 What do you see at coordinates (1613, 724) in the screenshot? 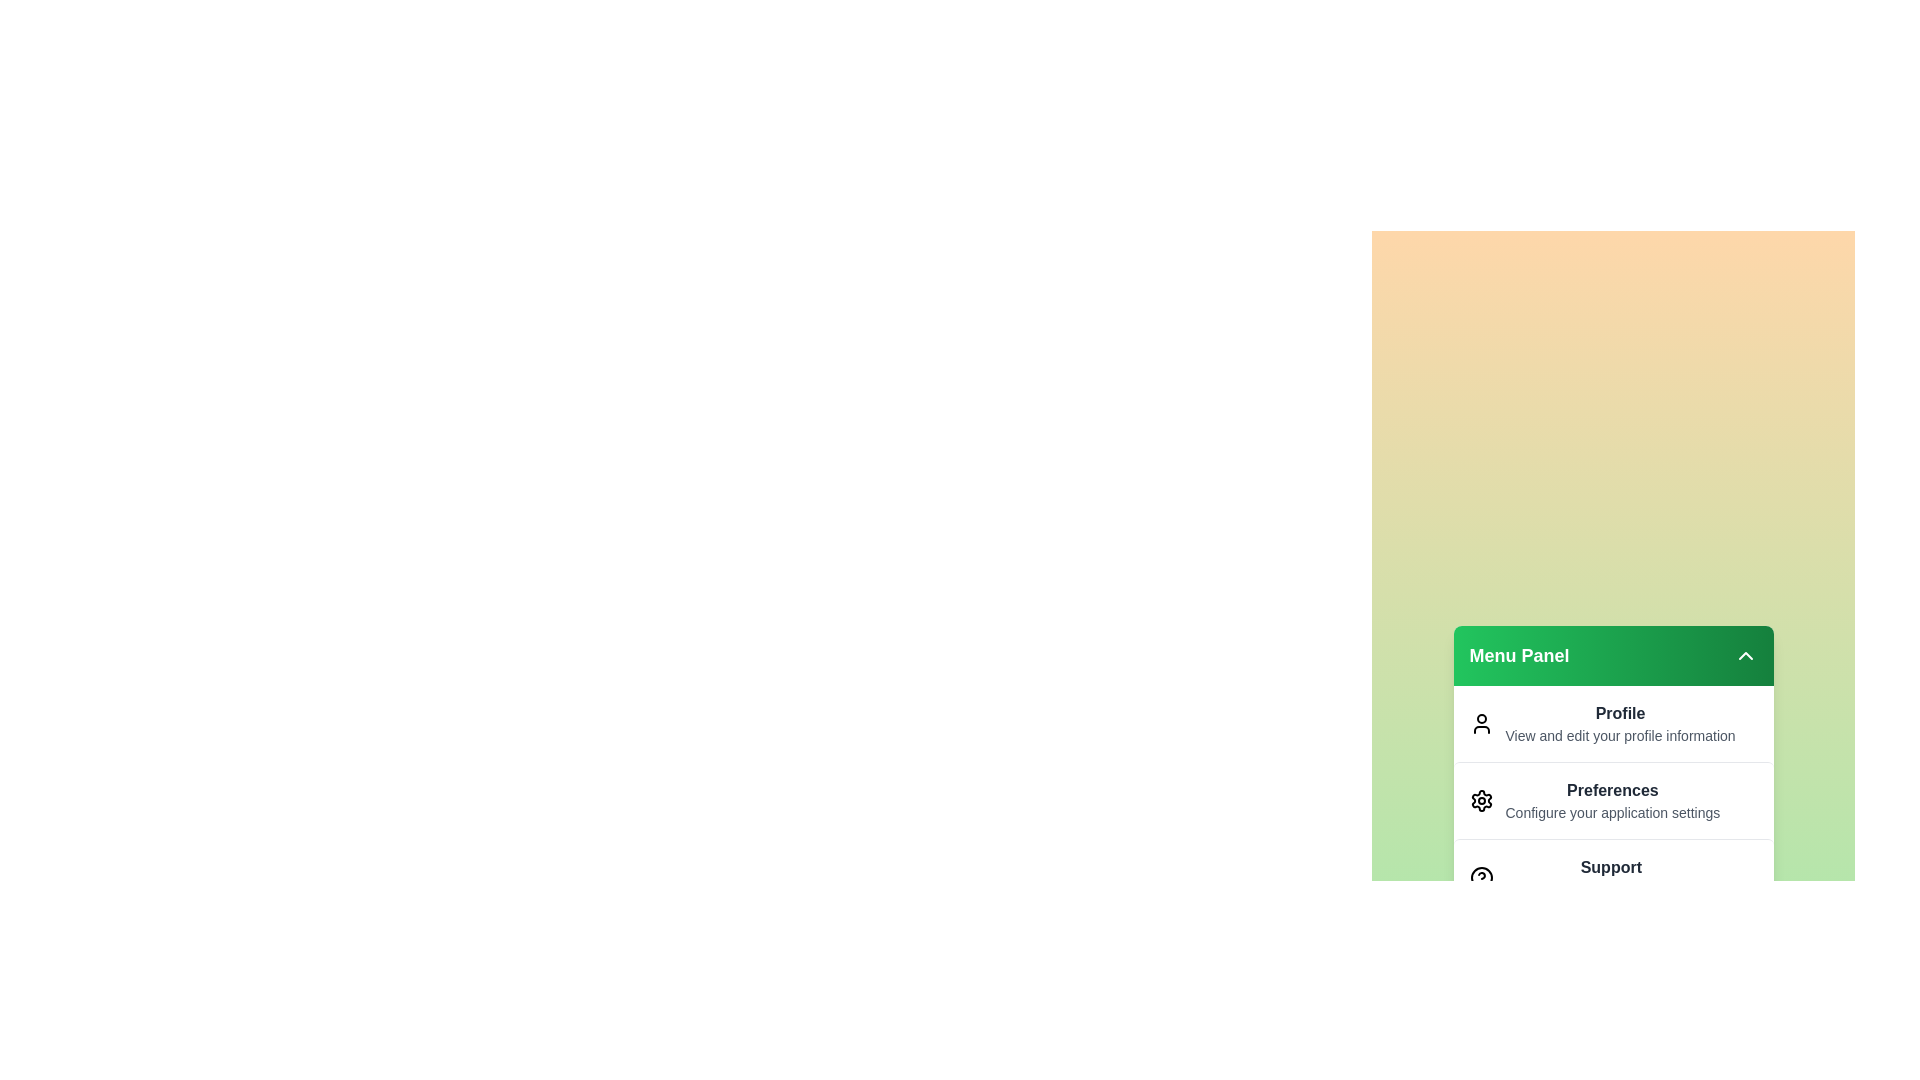
I see `the menu item Profile from the menu panel` at bounding box center [1613, 724].